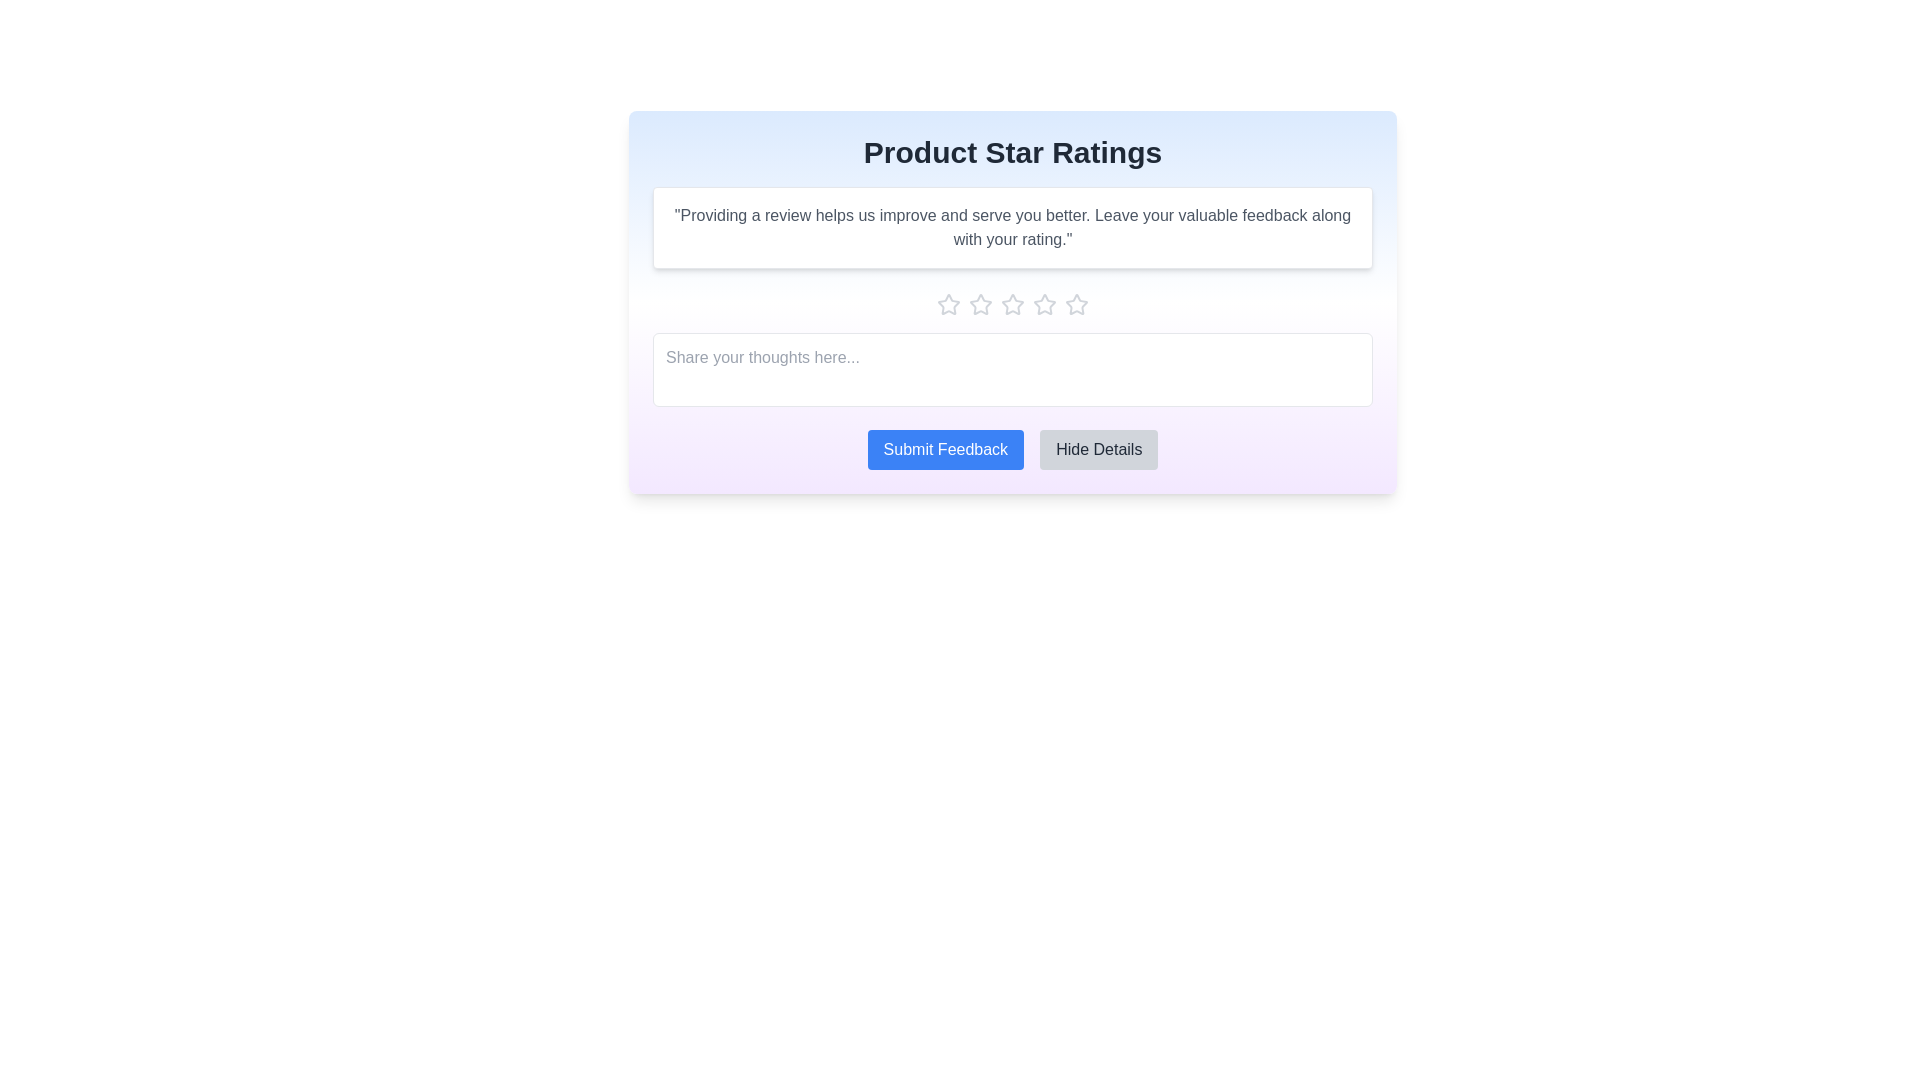 This screenshot has width=1920, height=1080. What do you see at coordinates (944, 450) in the screenshot?
I see `the 'Submit Feedback' button to submit the feedback` at bounding box center [944, 450].